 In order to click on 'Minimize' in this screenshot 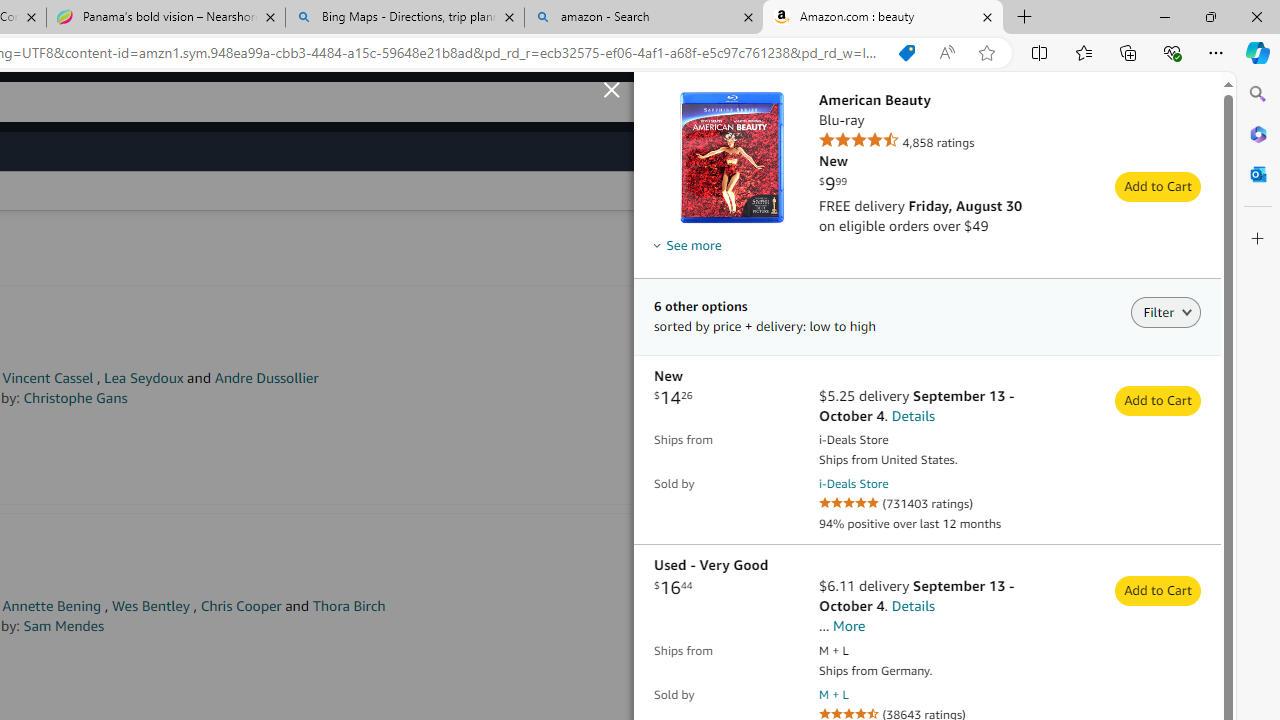, I will do `click(1164, 16)`.